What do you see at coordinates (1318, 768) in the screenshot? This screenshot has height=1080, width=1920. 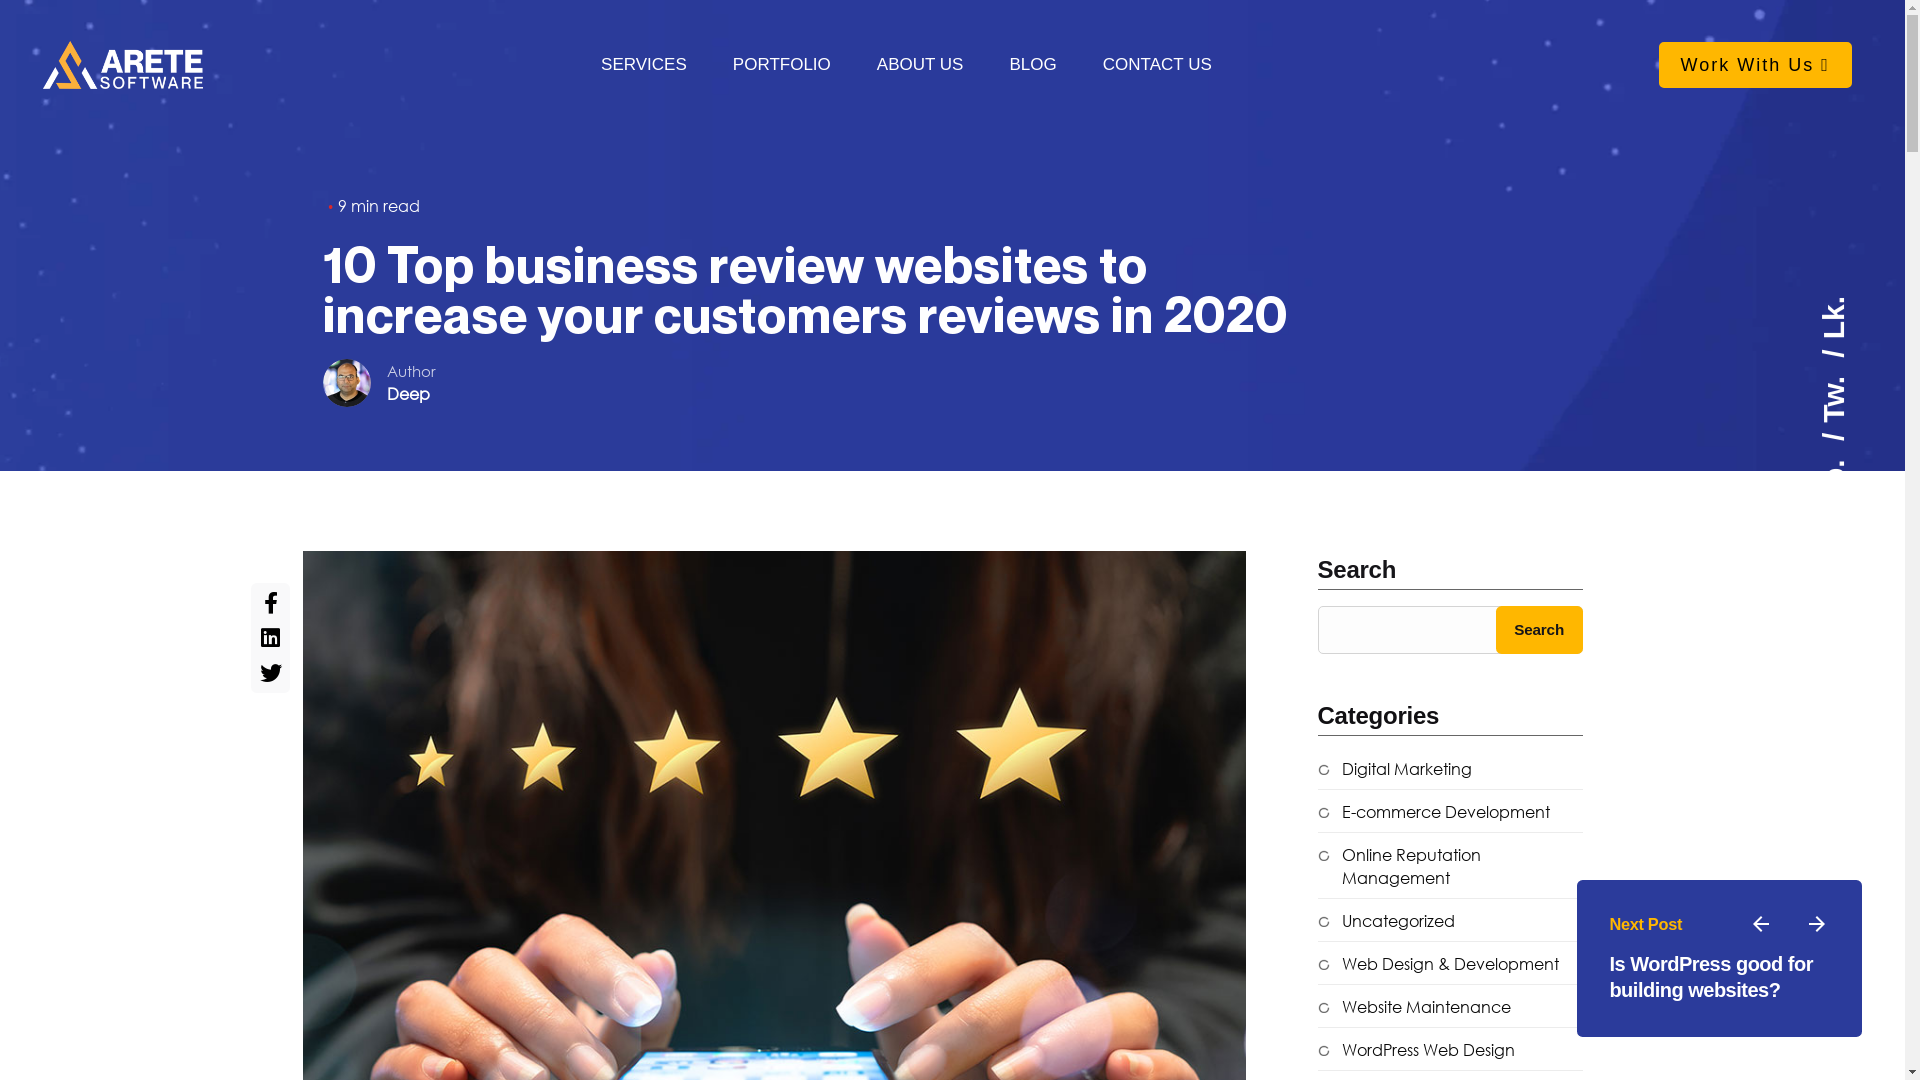 I see `'Digital Marketing'` at bounding box center [1318, 768].